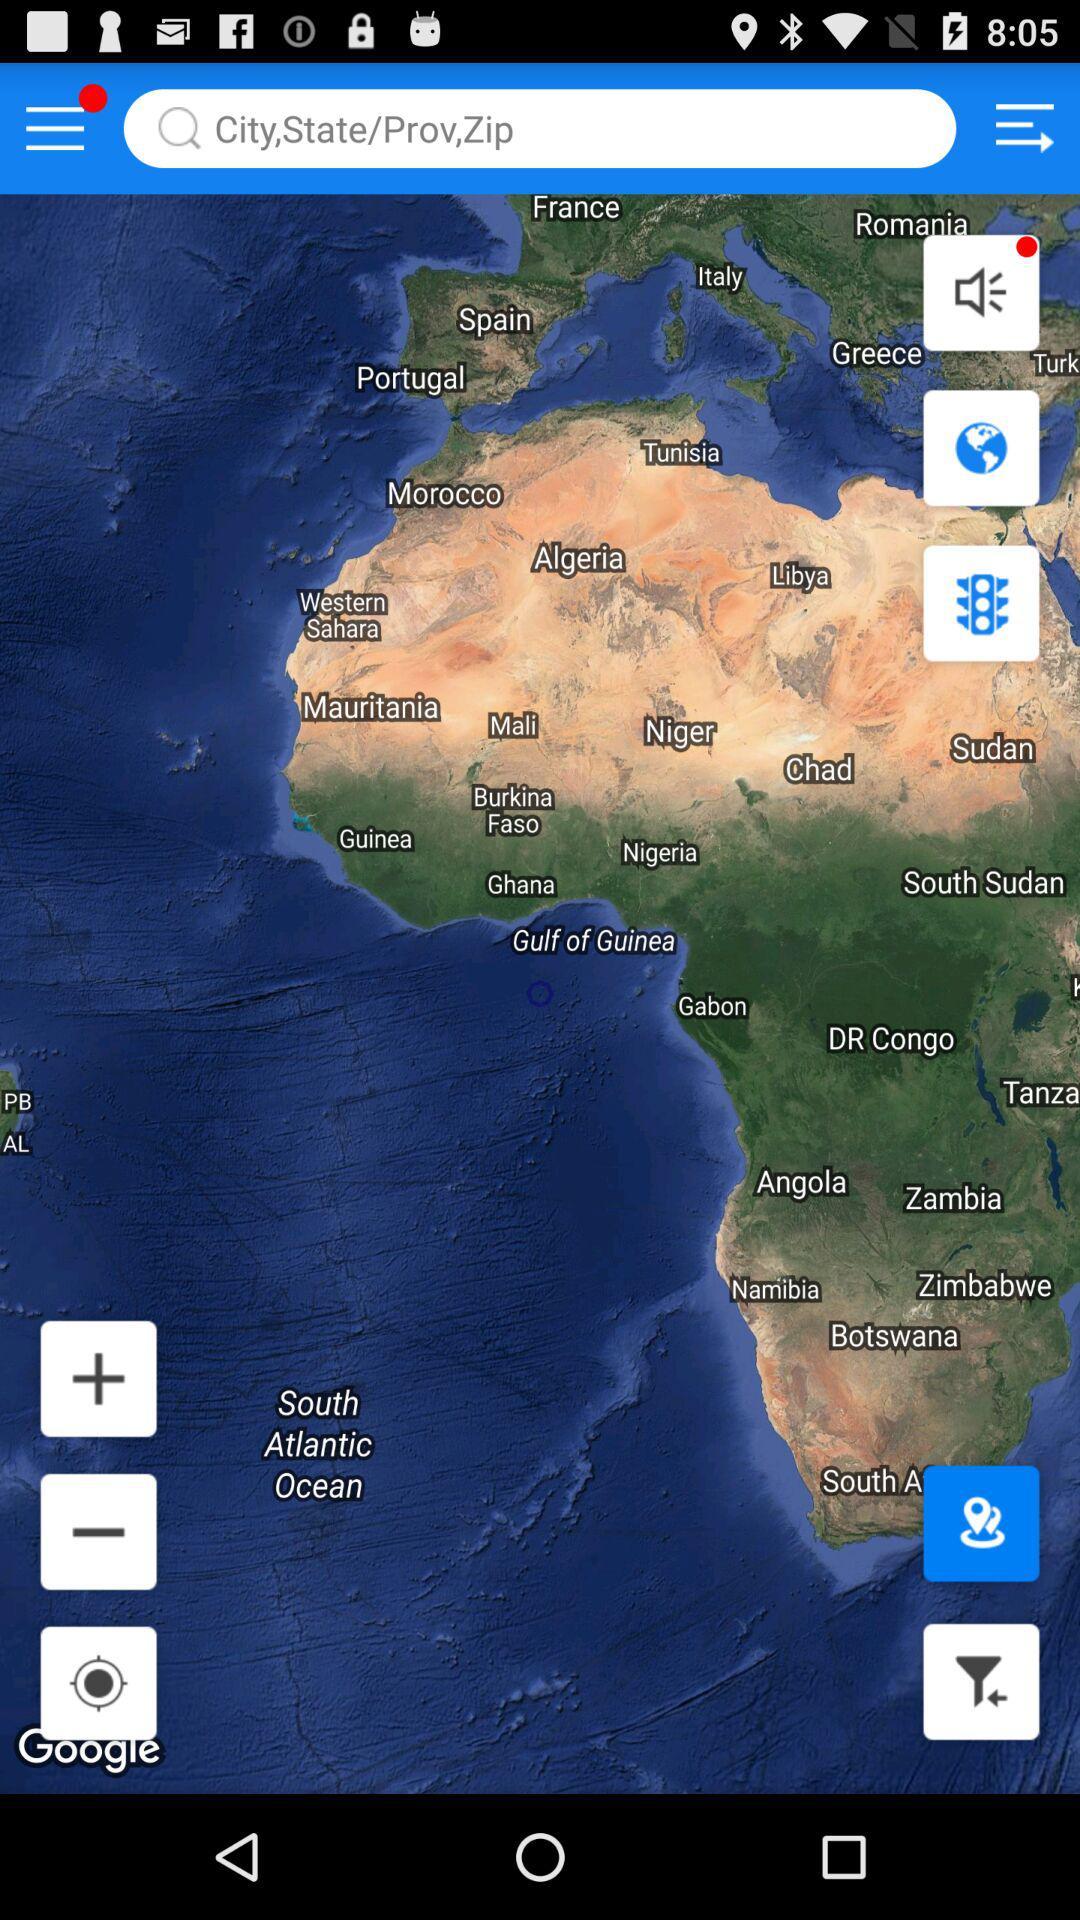 The height and width of the screenshot is (1920, 1080). I want to click on show where you are, so click(980, 1522).